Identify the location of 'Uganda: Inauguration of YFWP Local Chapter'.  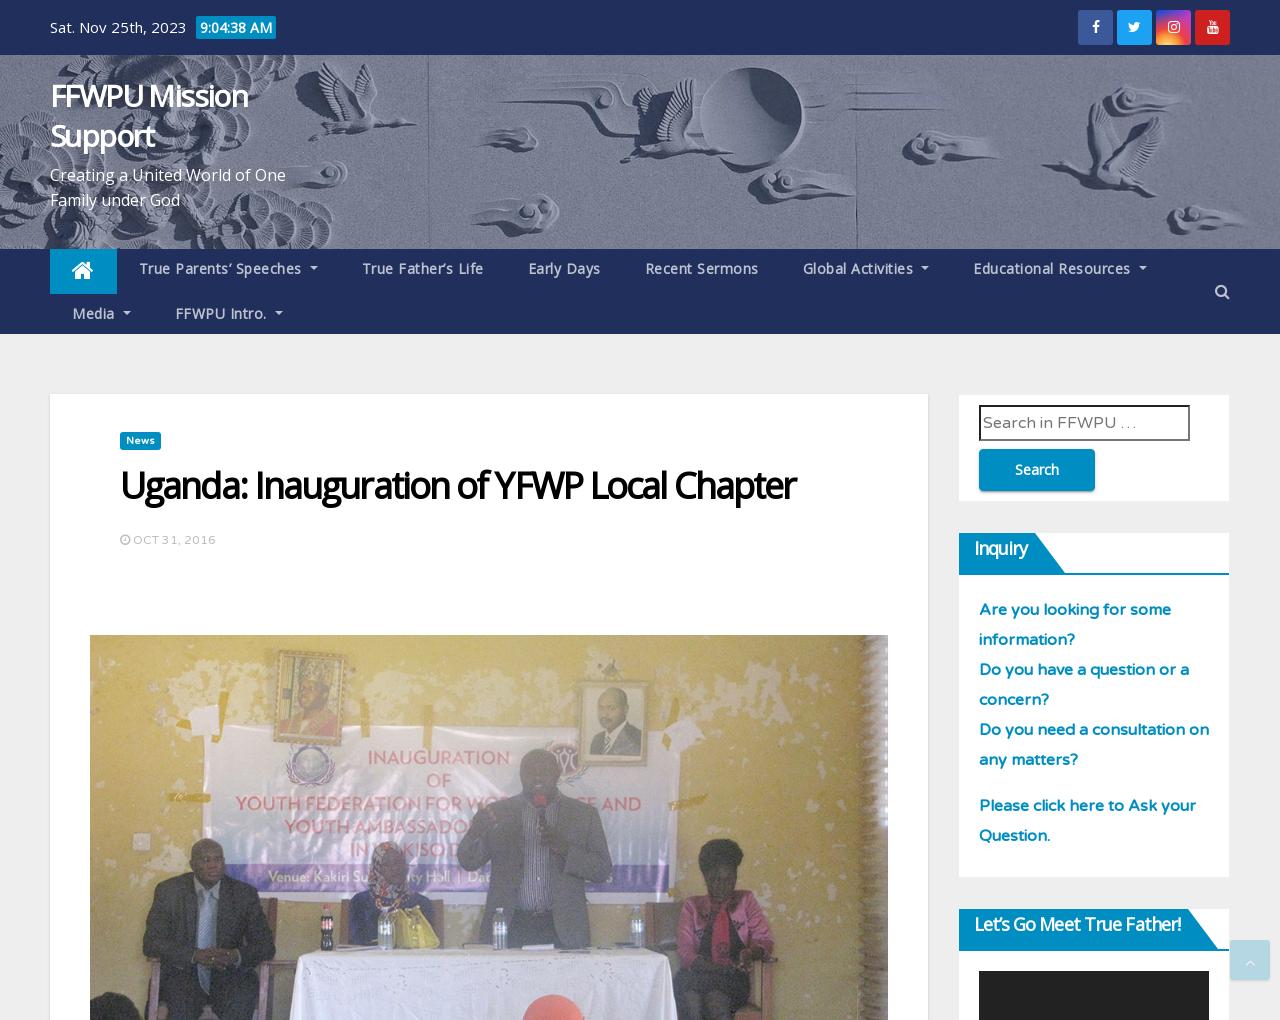
(456, 485).